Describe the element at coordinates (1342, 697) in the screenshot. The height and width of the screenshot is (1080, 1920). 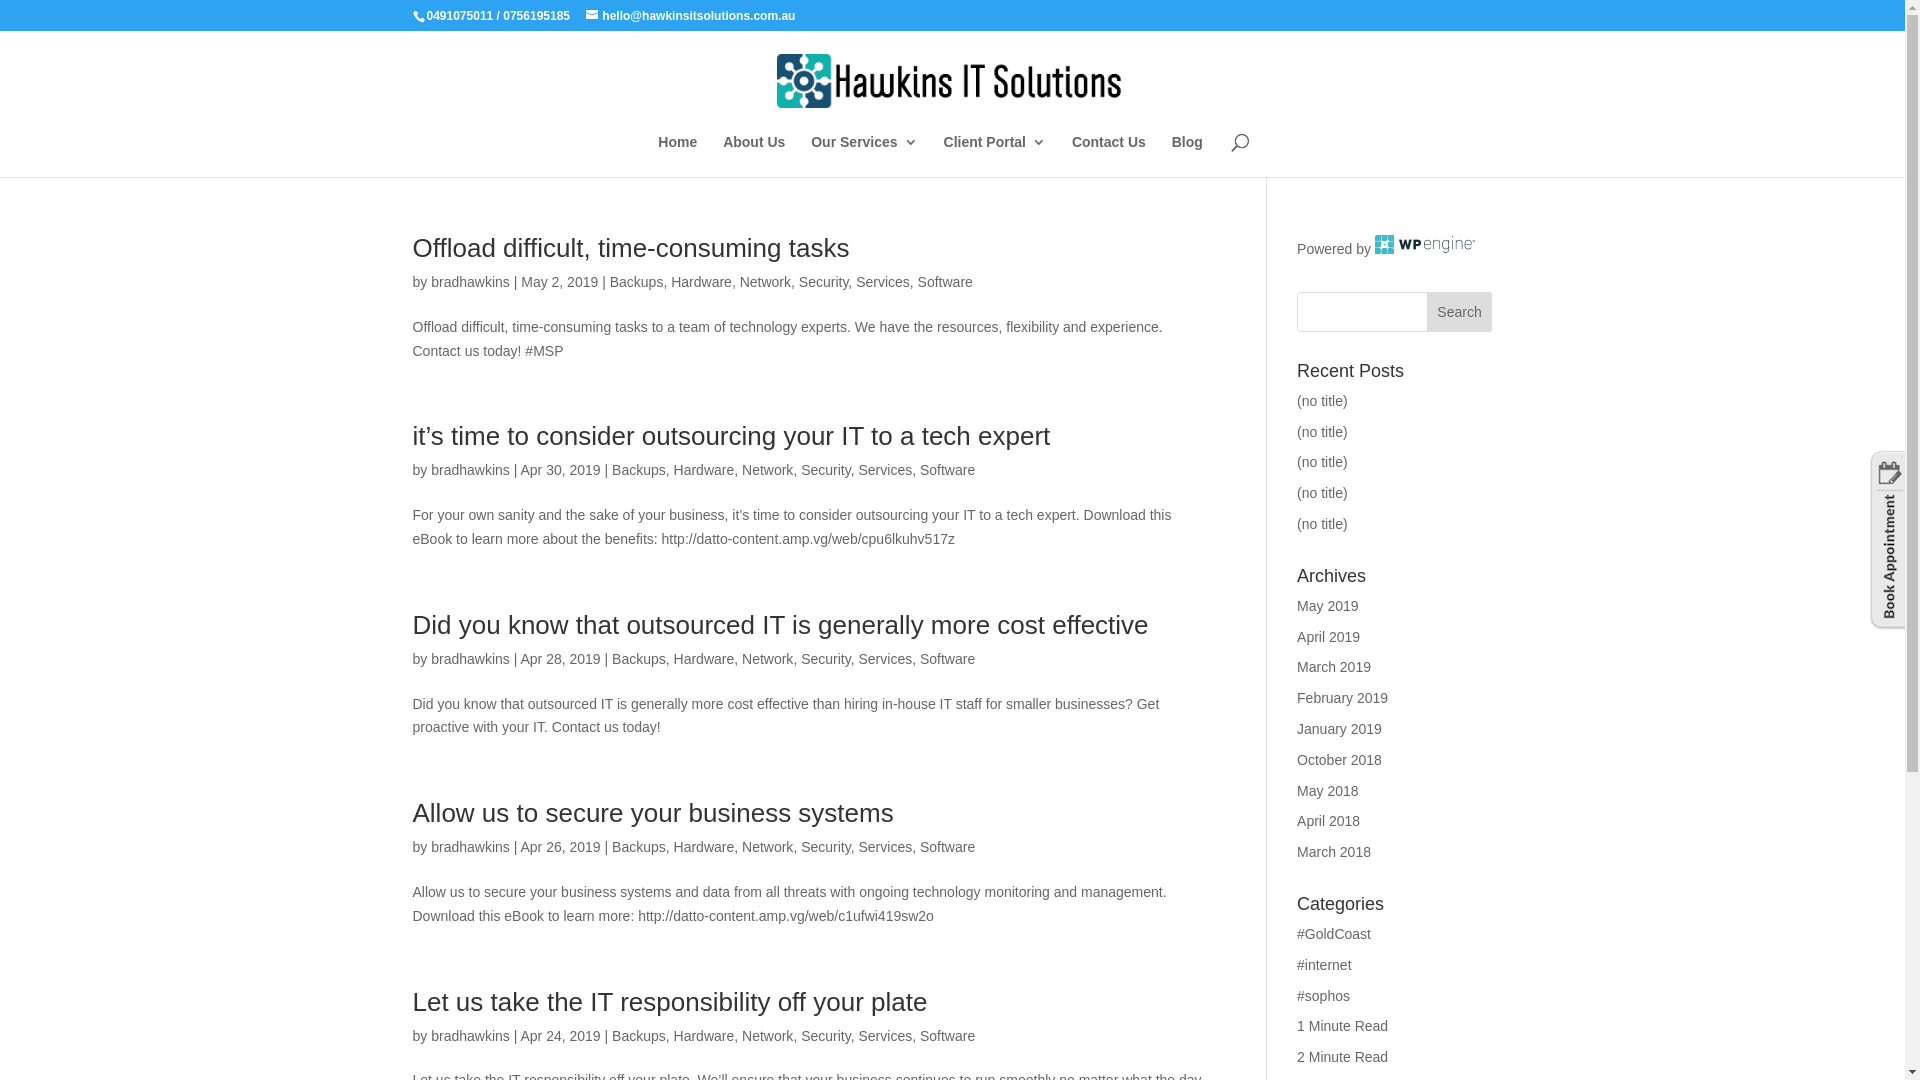
I see `'February 2019'` at that location.